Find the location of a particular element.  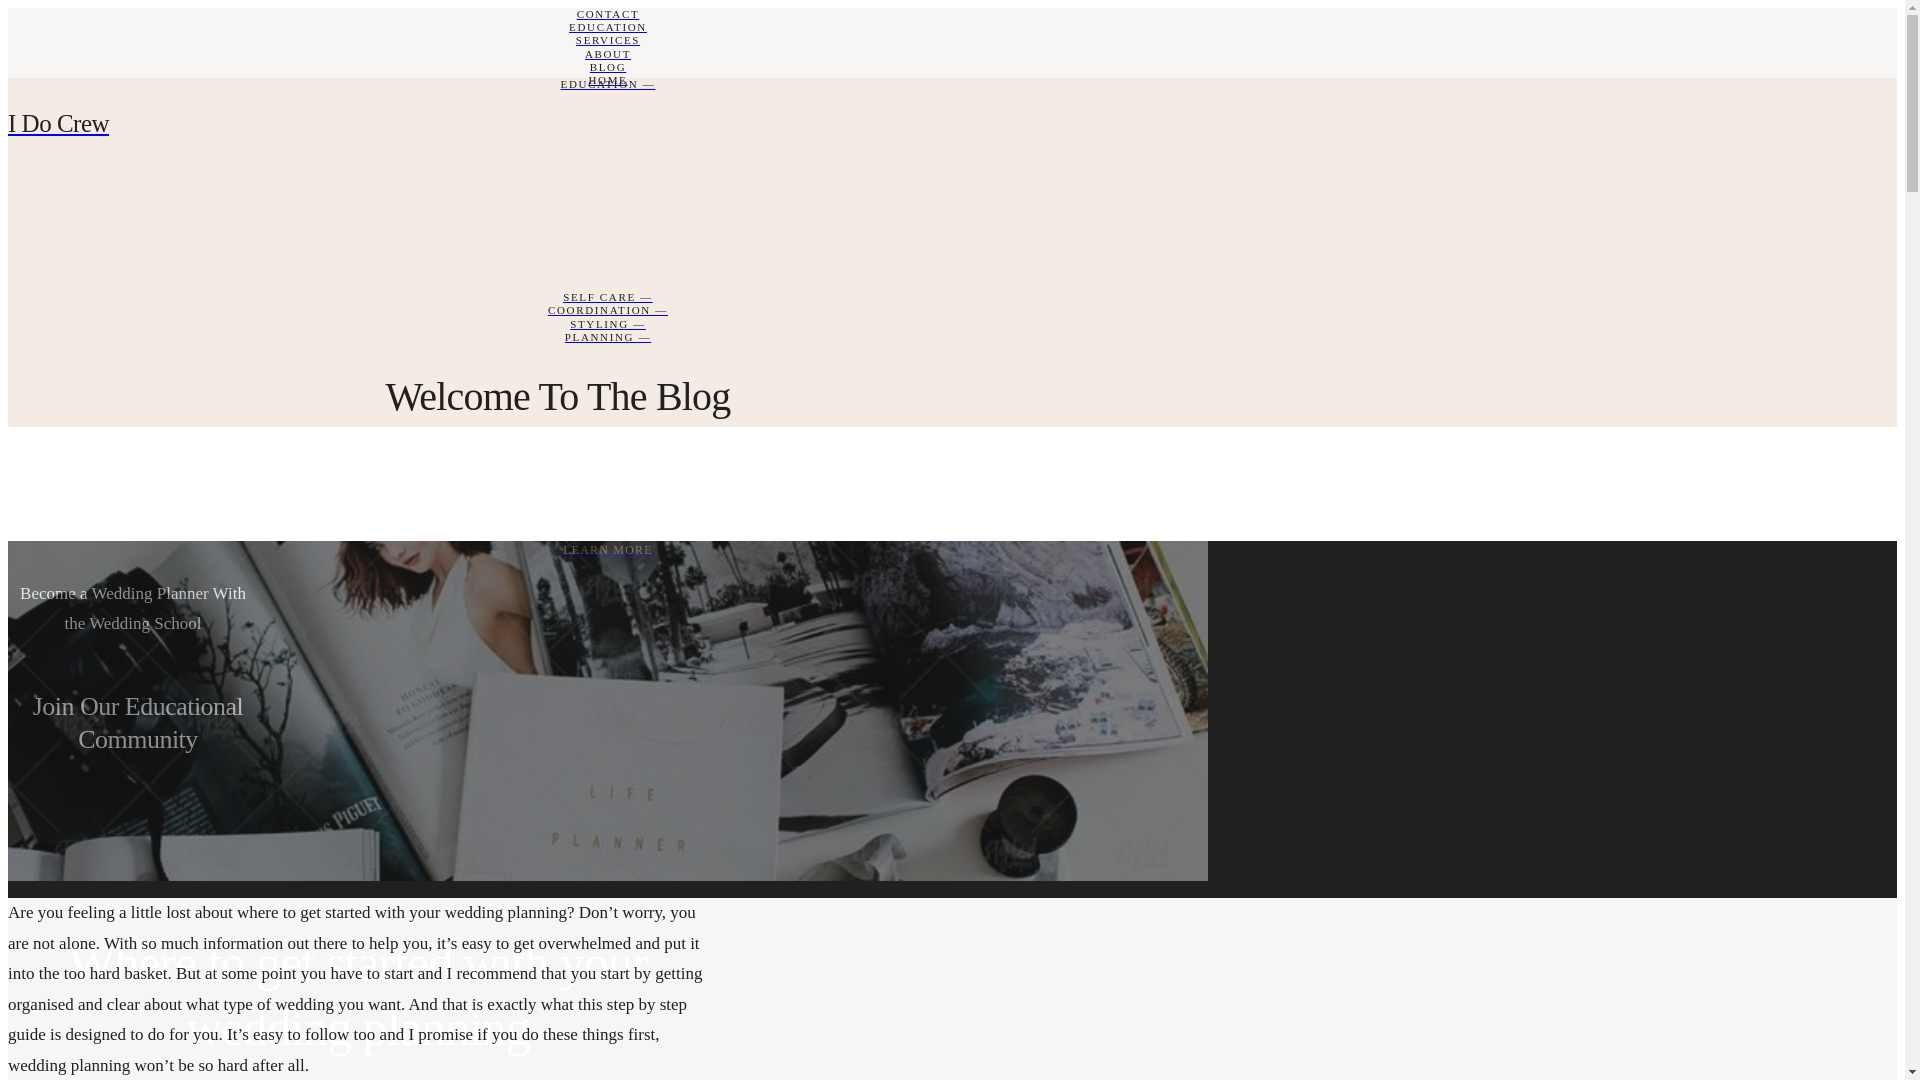

'HOME' is located at coordinates (8, 79).